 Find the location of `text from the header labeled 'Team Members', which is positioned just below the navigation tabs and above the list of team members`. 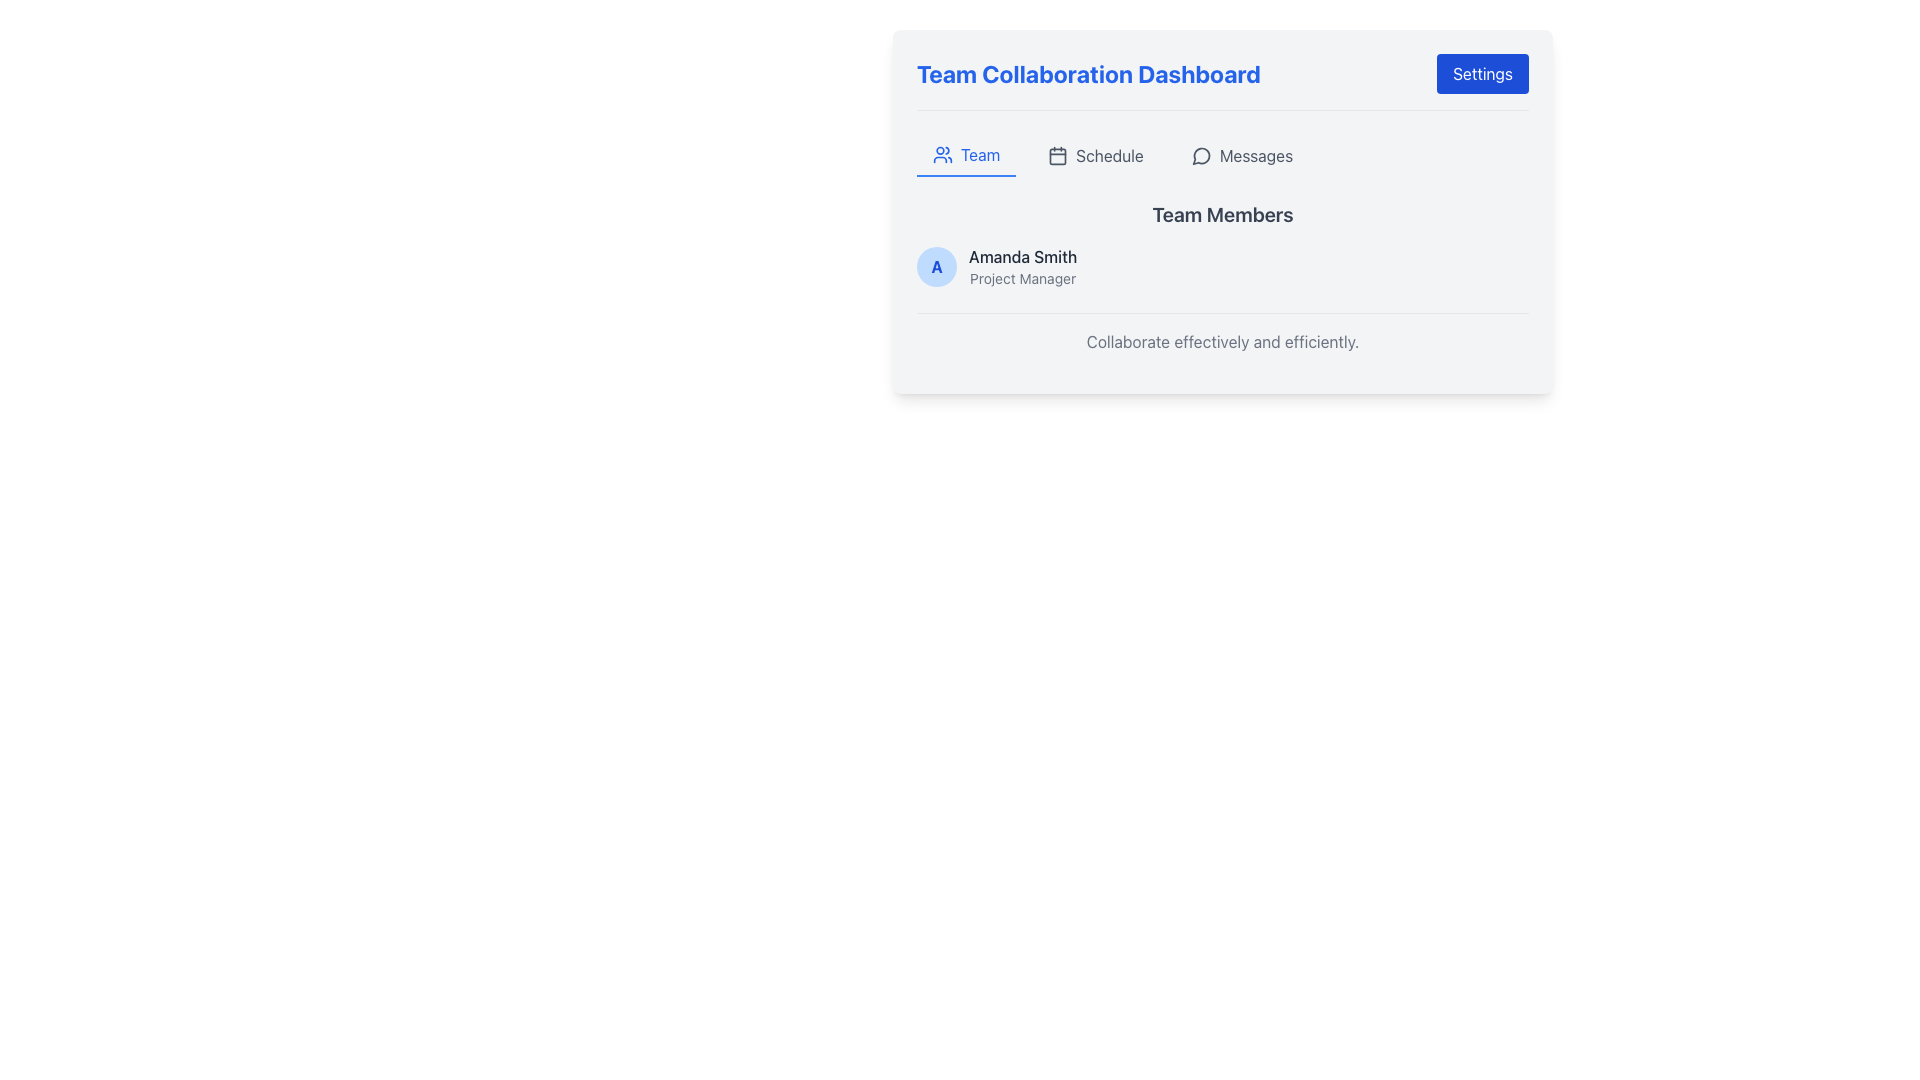

text from the header labeled 'Team Members', which is positioned just below the navigation tabs and above the list of team members is located at coordinates (1222, 215).